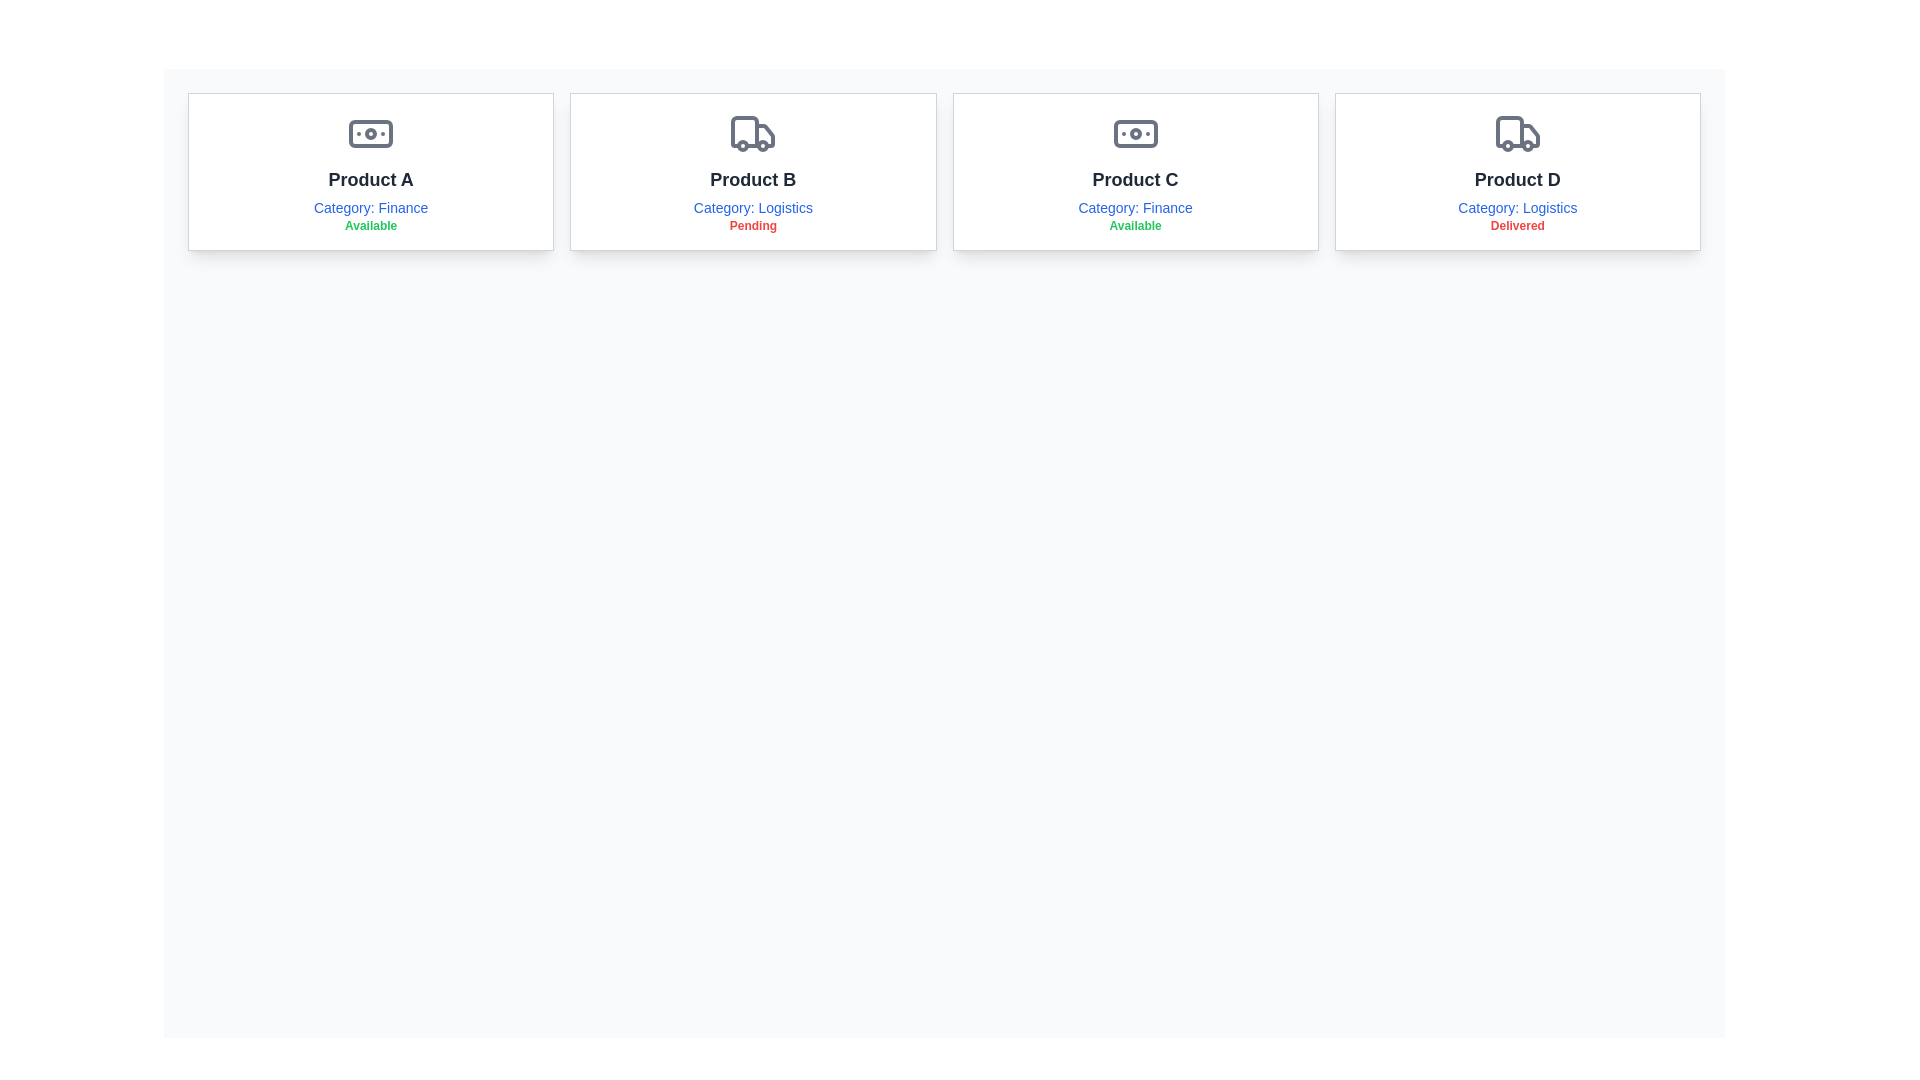 The width and height of the screenshot is (1920, 1080). What do you see at coordinates (1517, 134) in the screenshot?
I see `the 'Logistics' icon for 'Product D,' which is located at the top-center of the card, providing a graphical cue for the product's type` at bounding box center [1517, 134].